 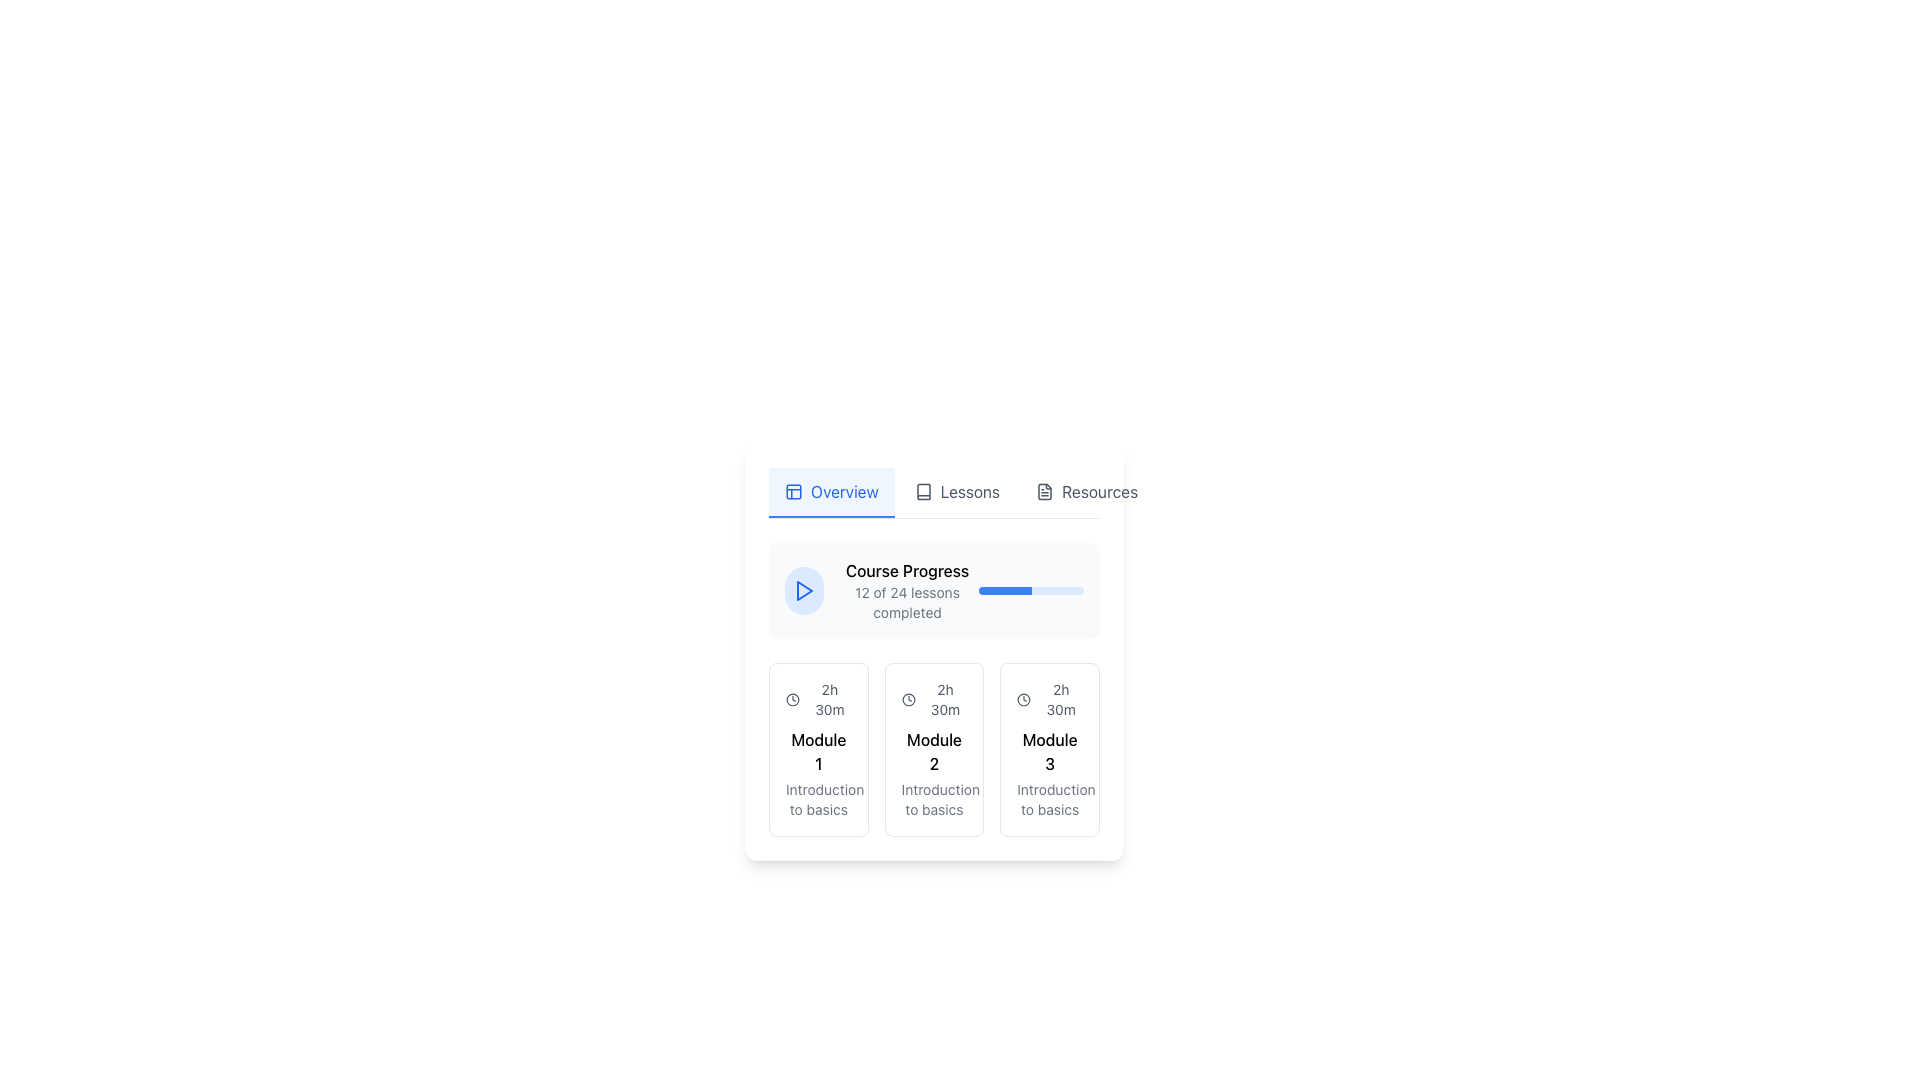 I want to click on the Label with a clock icon displaying '2h 30m', positioned above 'Module 1' and its description in the first module card, so click(x=818, y=698).